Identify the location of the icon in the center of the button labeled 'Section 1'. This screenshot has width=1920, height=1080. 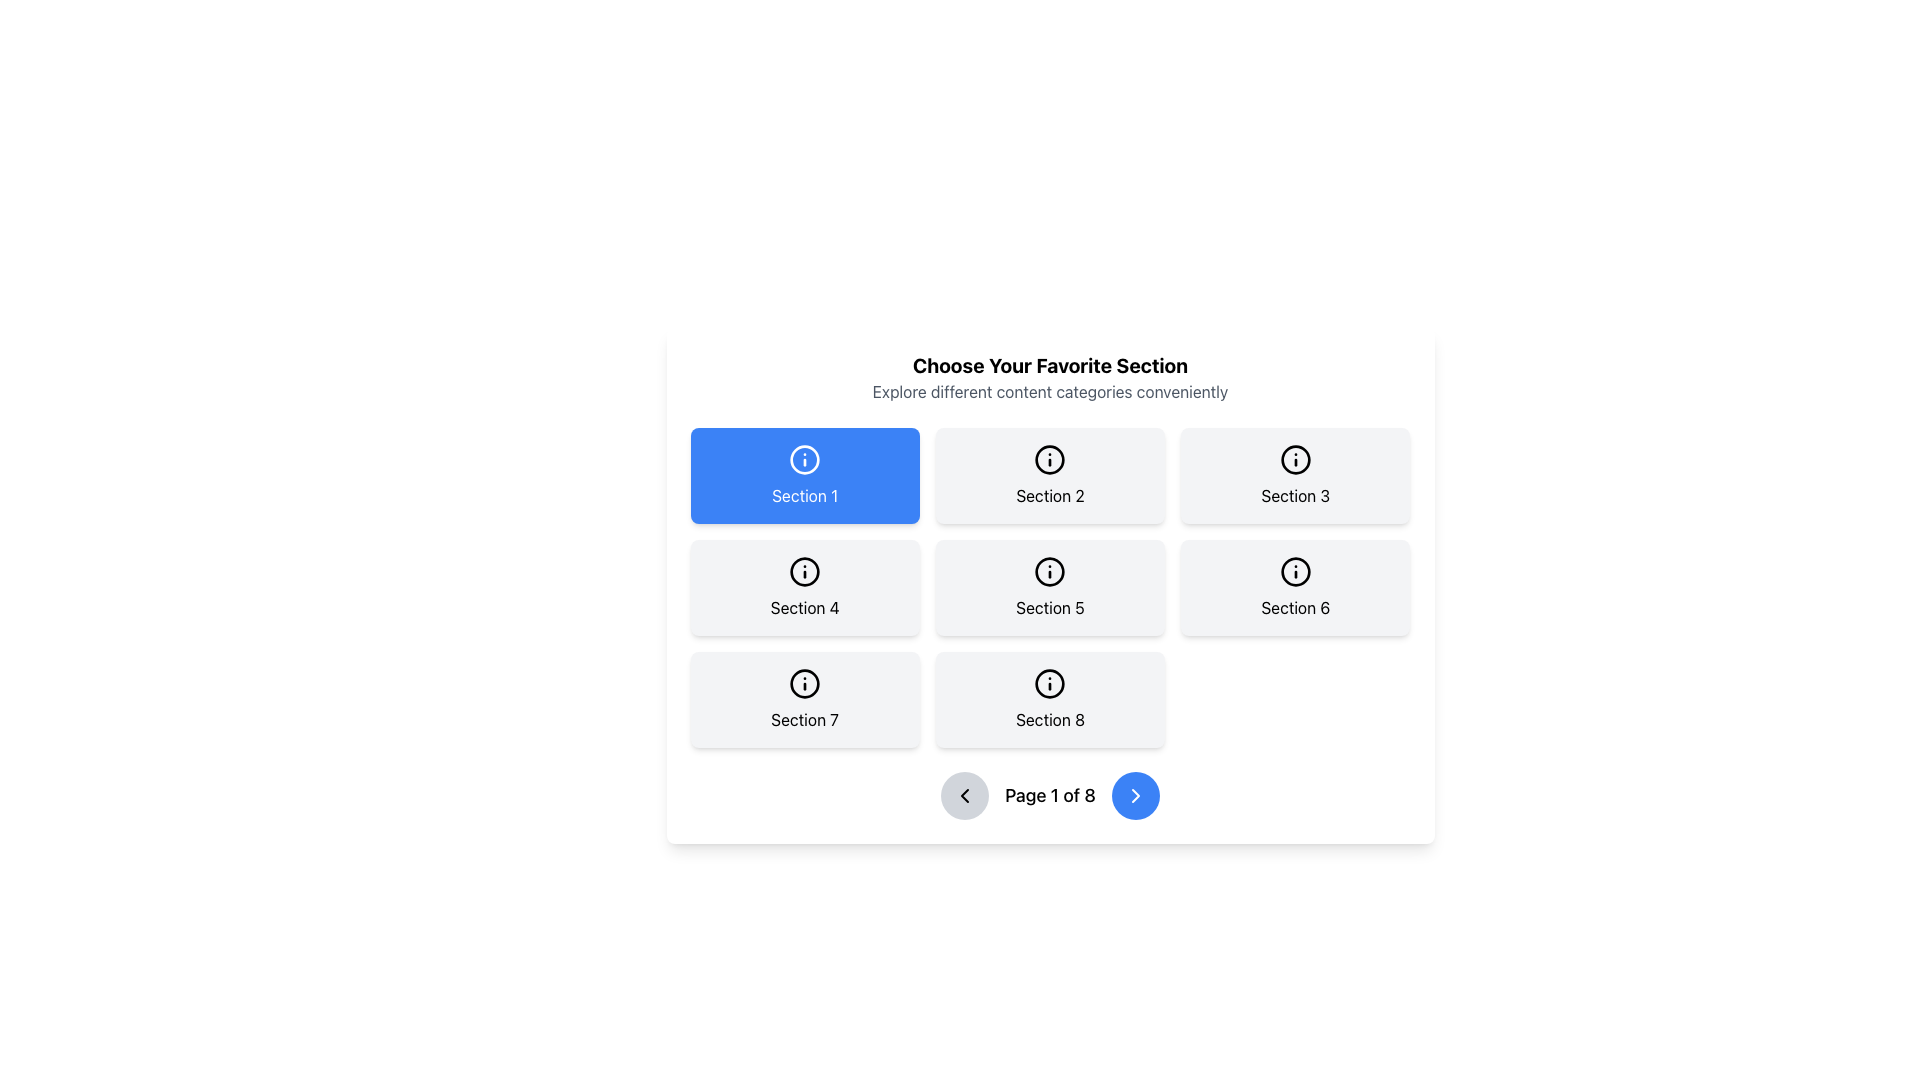
(805, 459).